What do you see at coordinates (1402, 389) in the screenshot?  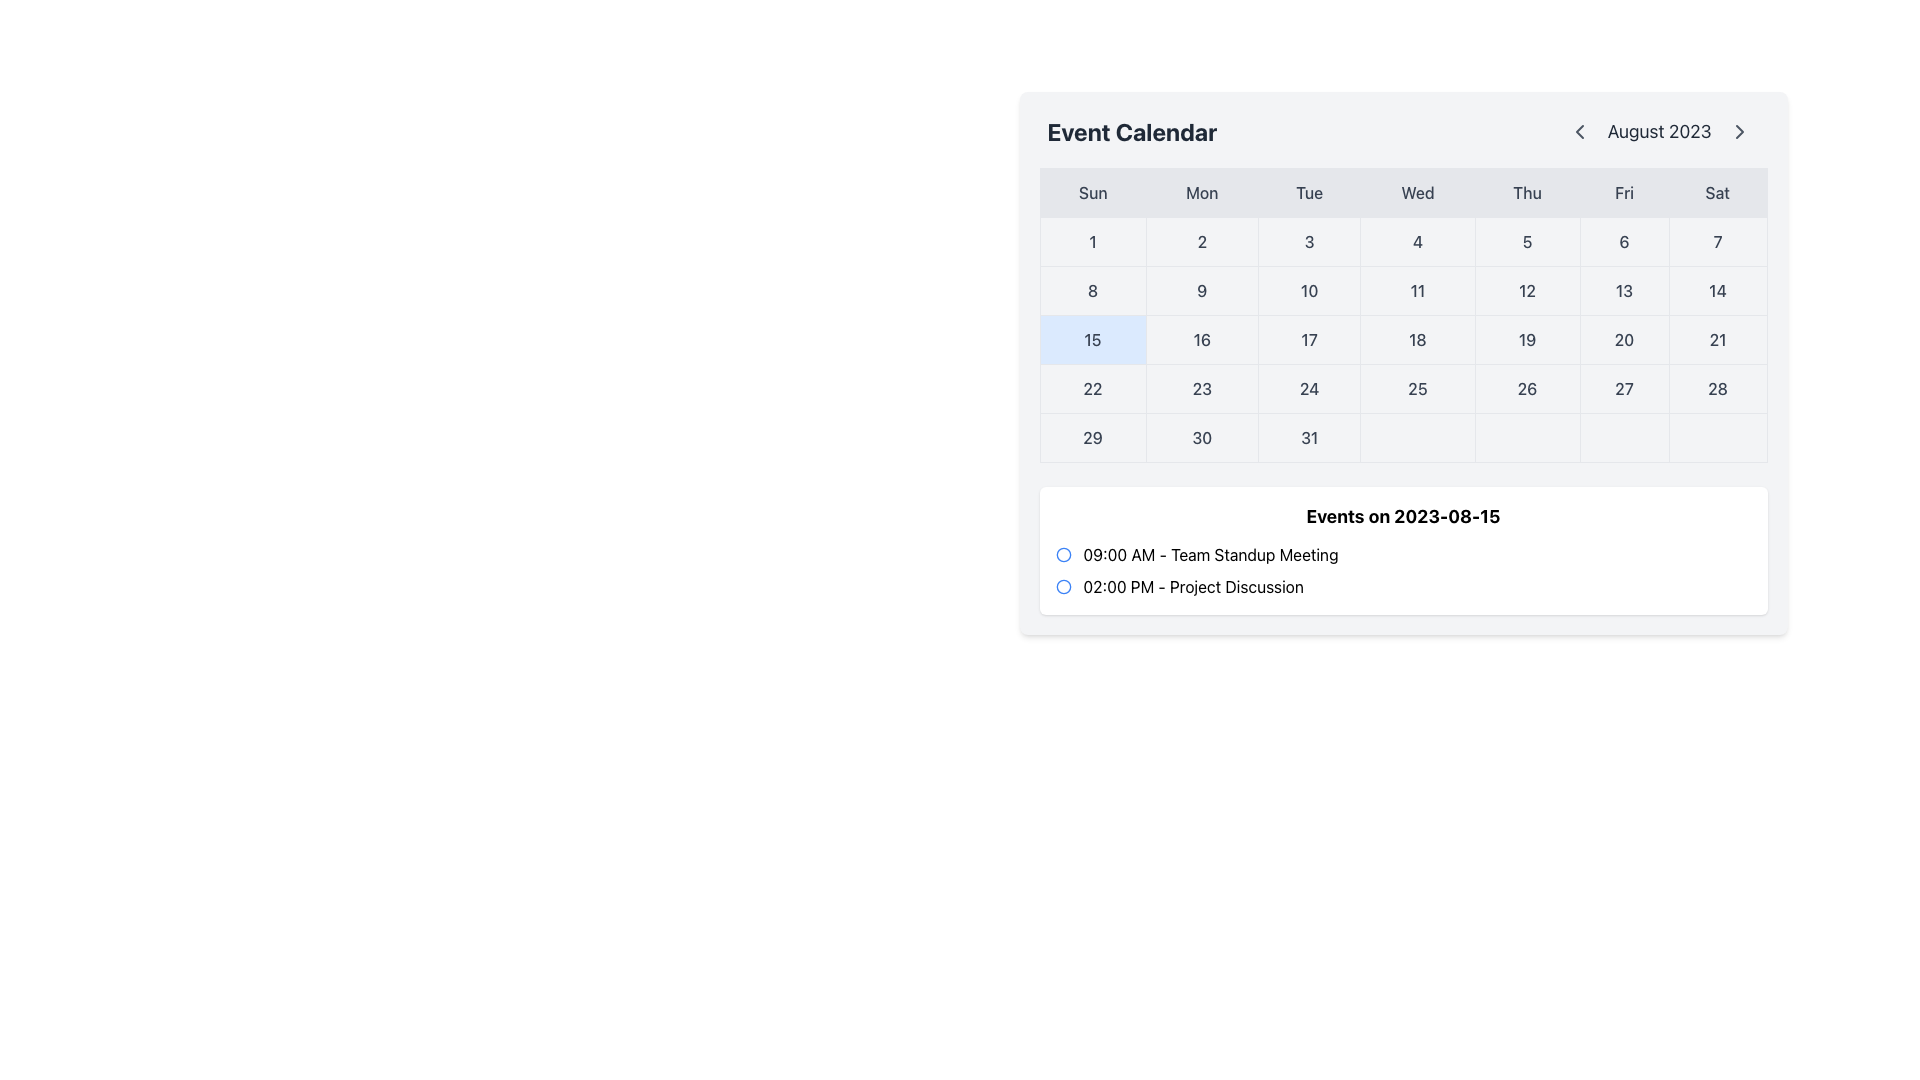 I see `the highlighted date '25' in the fourth row of the calendar day labels` at bounding box center [1402, 389].